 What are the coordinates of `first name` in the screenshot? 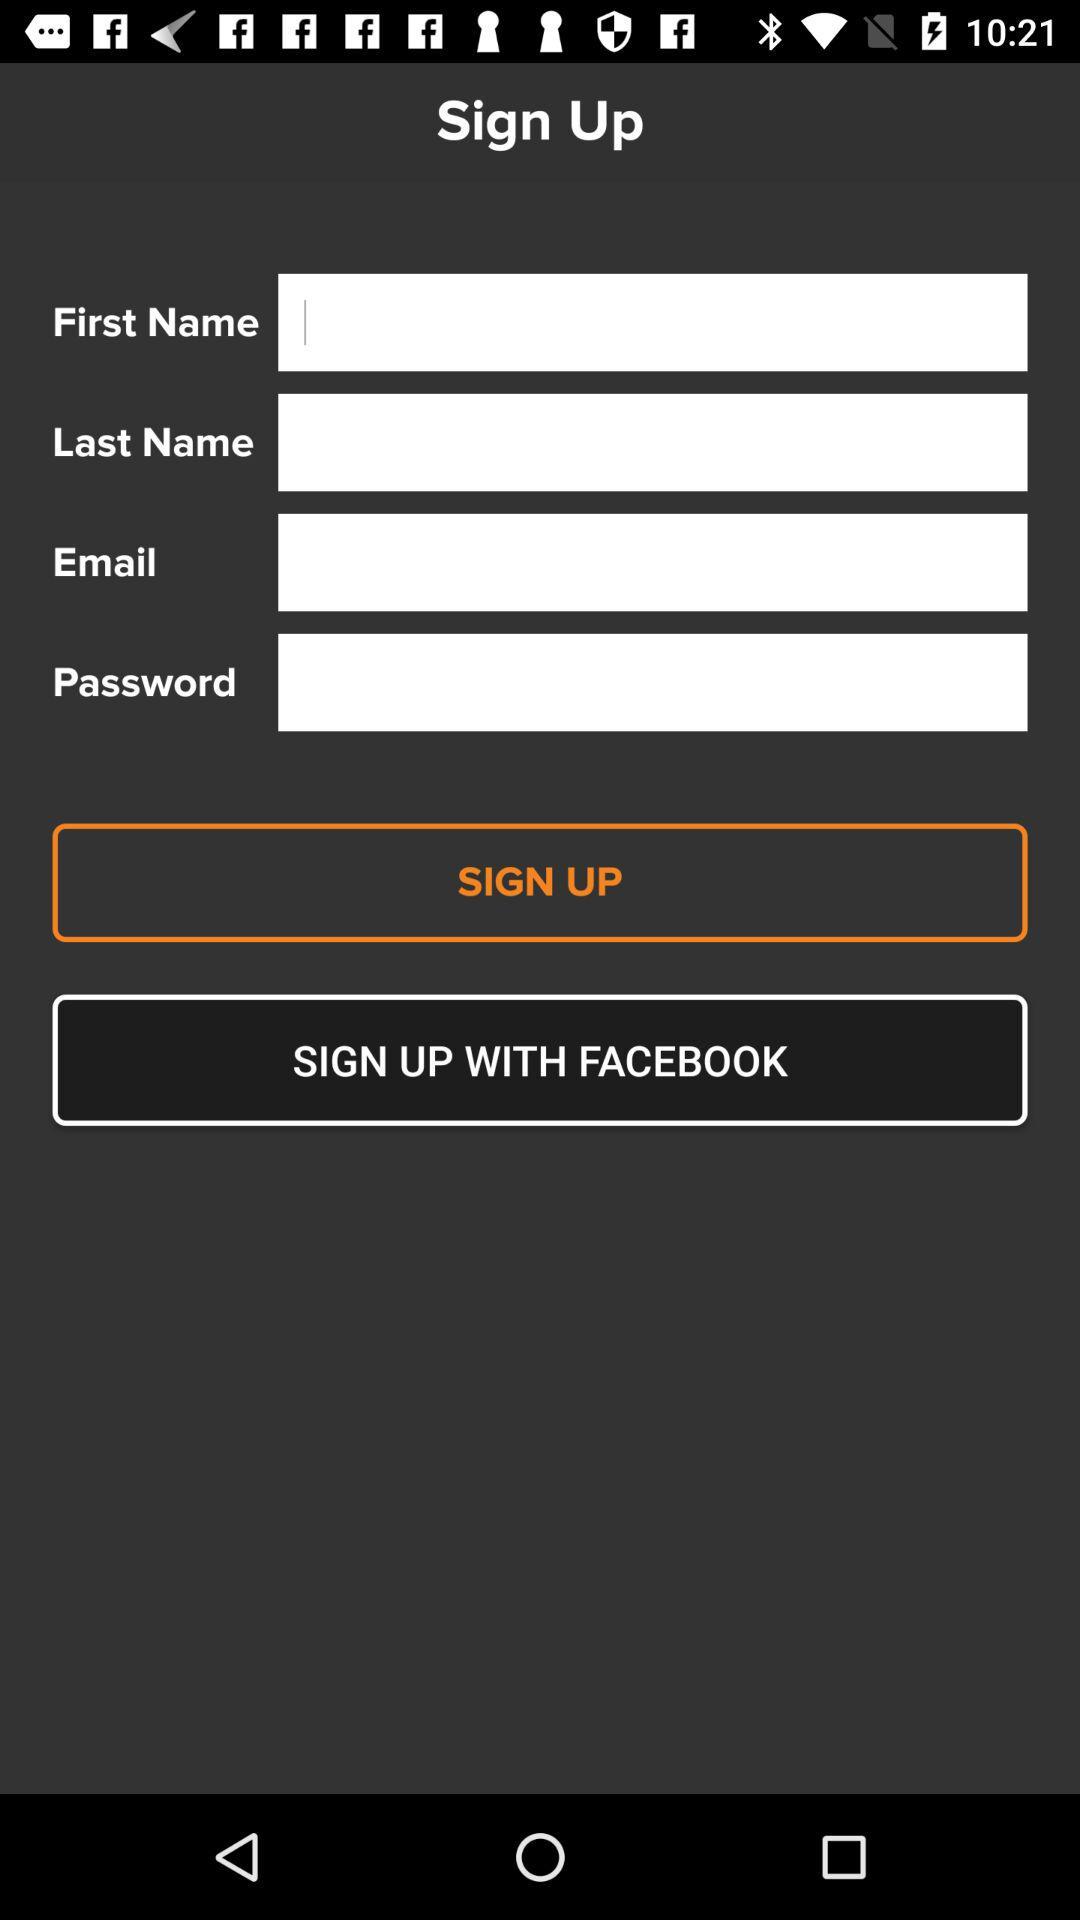 It's located at (652, 322).